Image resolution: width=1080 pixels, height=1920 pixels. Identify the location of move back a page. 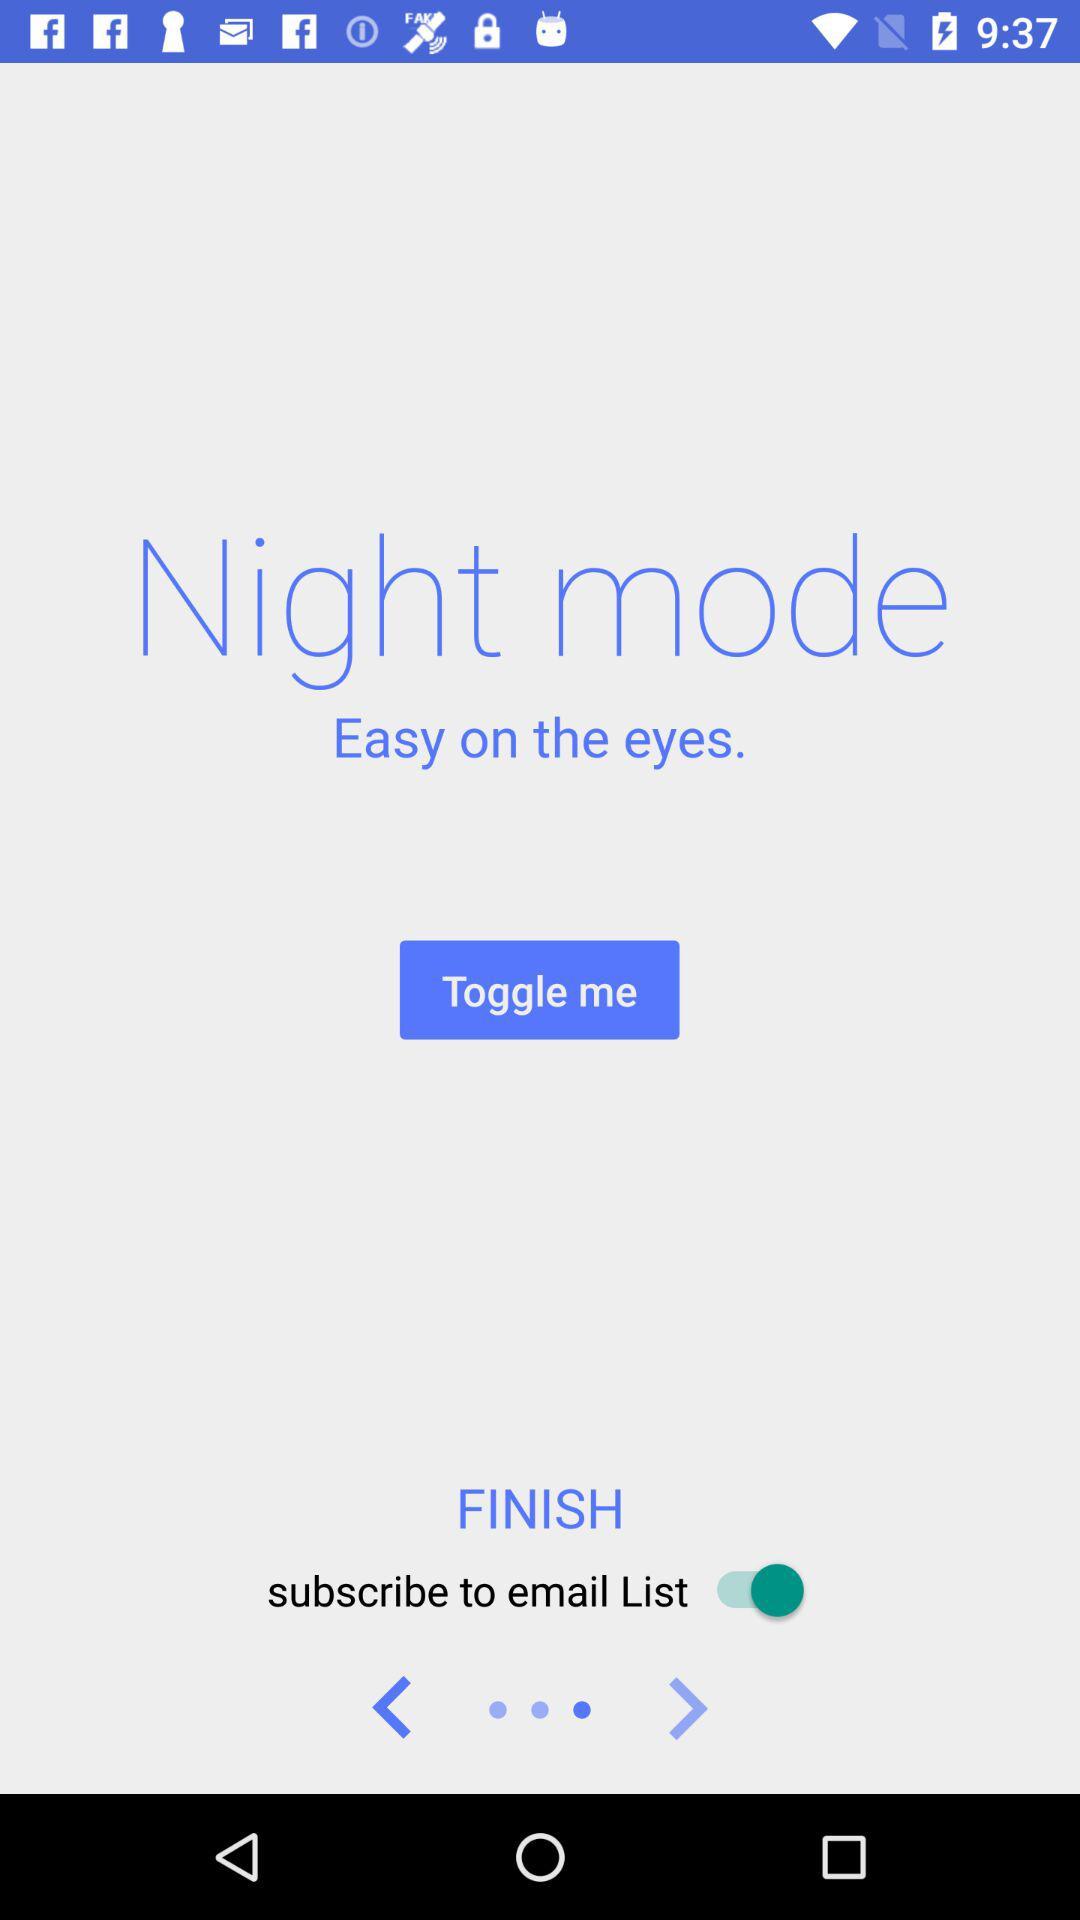
(393, 1708).